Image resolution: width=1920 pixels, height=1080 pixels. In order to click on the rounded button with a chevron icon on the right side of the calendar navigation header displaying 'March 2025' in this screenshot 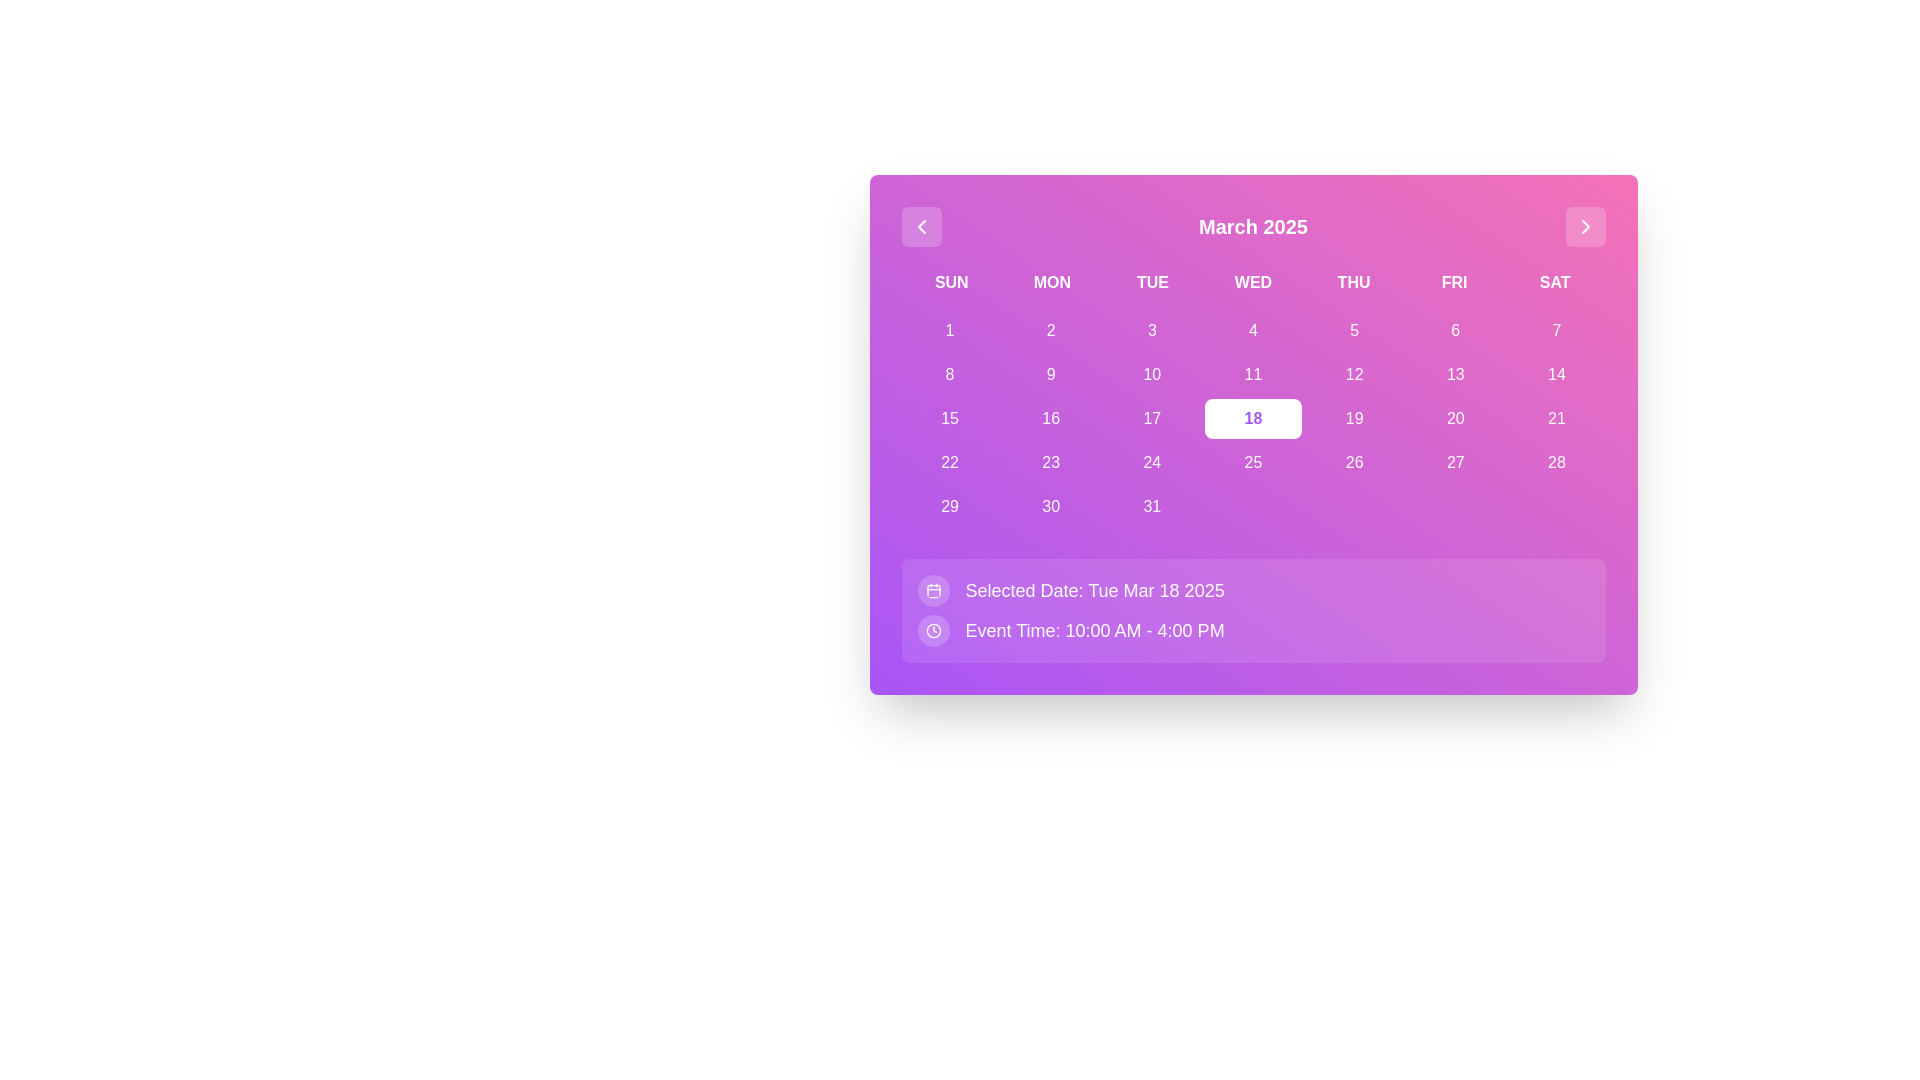, I will do `click(1584, 226)`.